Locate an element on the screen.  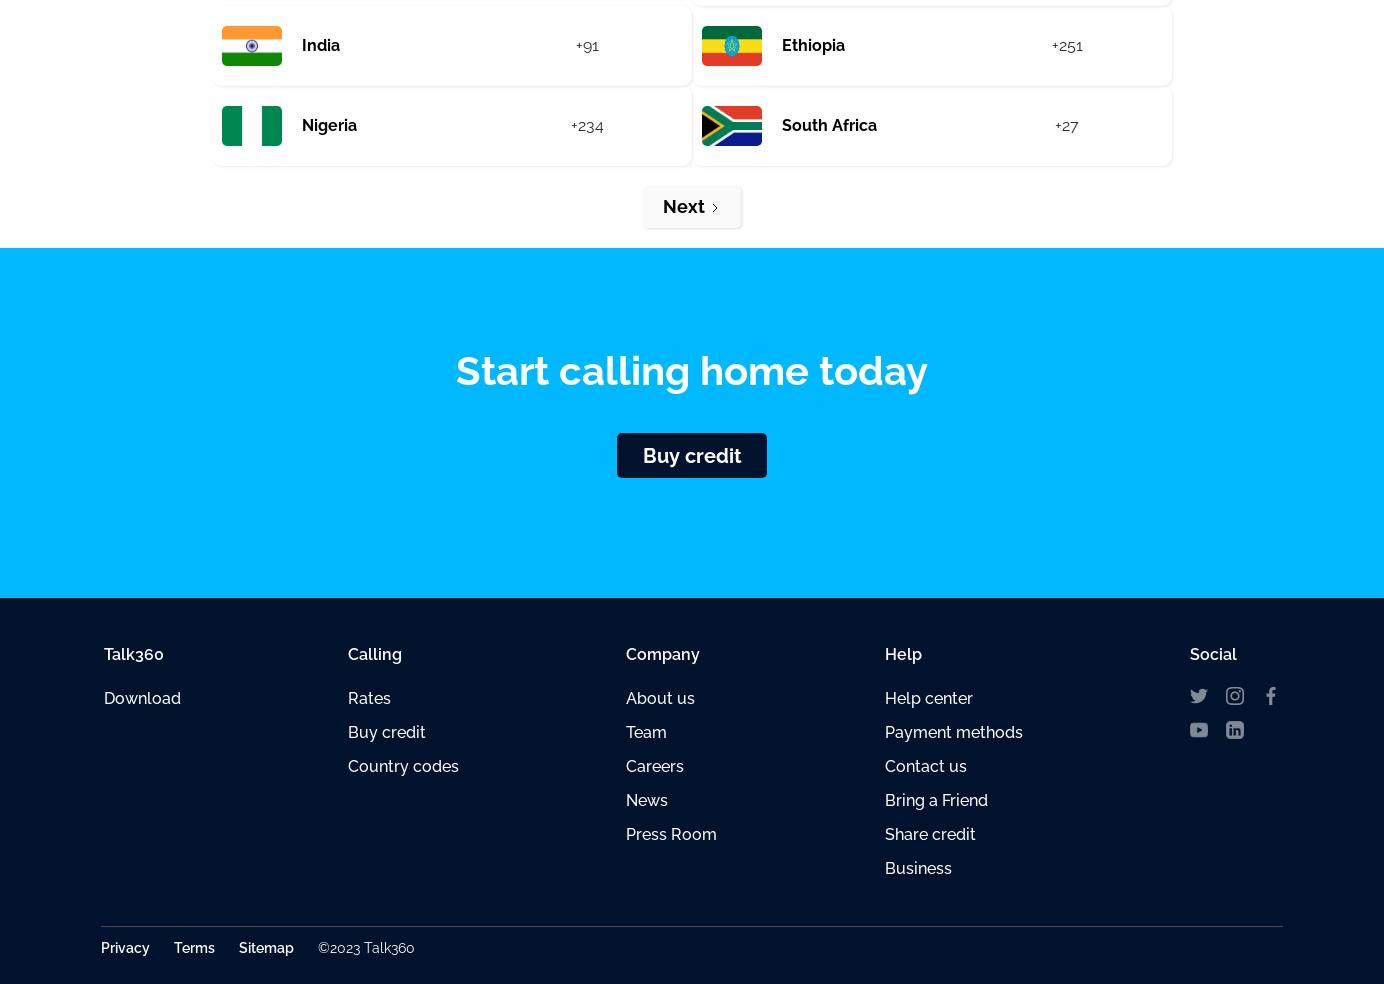
'Press Room' is located at coordinates (671, 833).